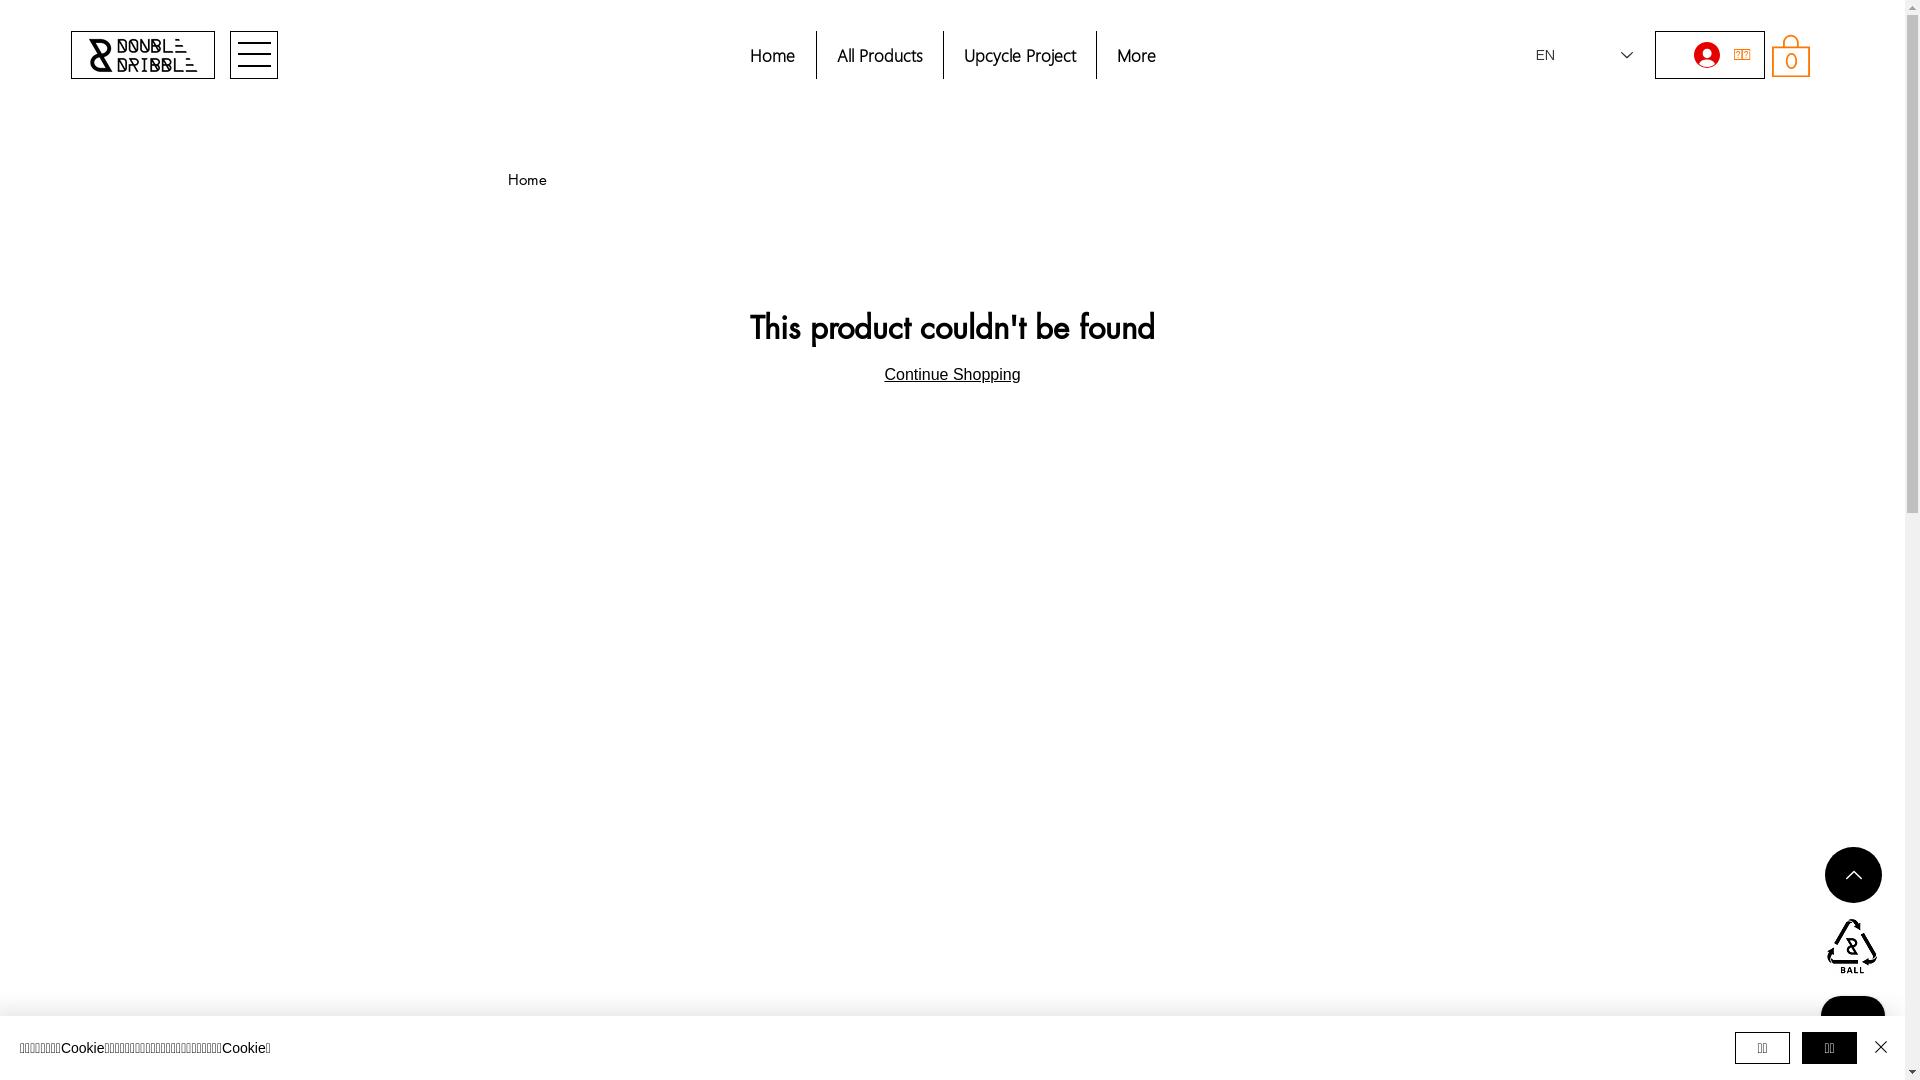  Describe the element at coordinates (508, 178) in the screenshot. I see `'Home'` at that location.